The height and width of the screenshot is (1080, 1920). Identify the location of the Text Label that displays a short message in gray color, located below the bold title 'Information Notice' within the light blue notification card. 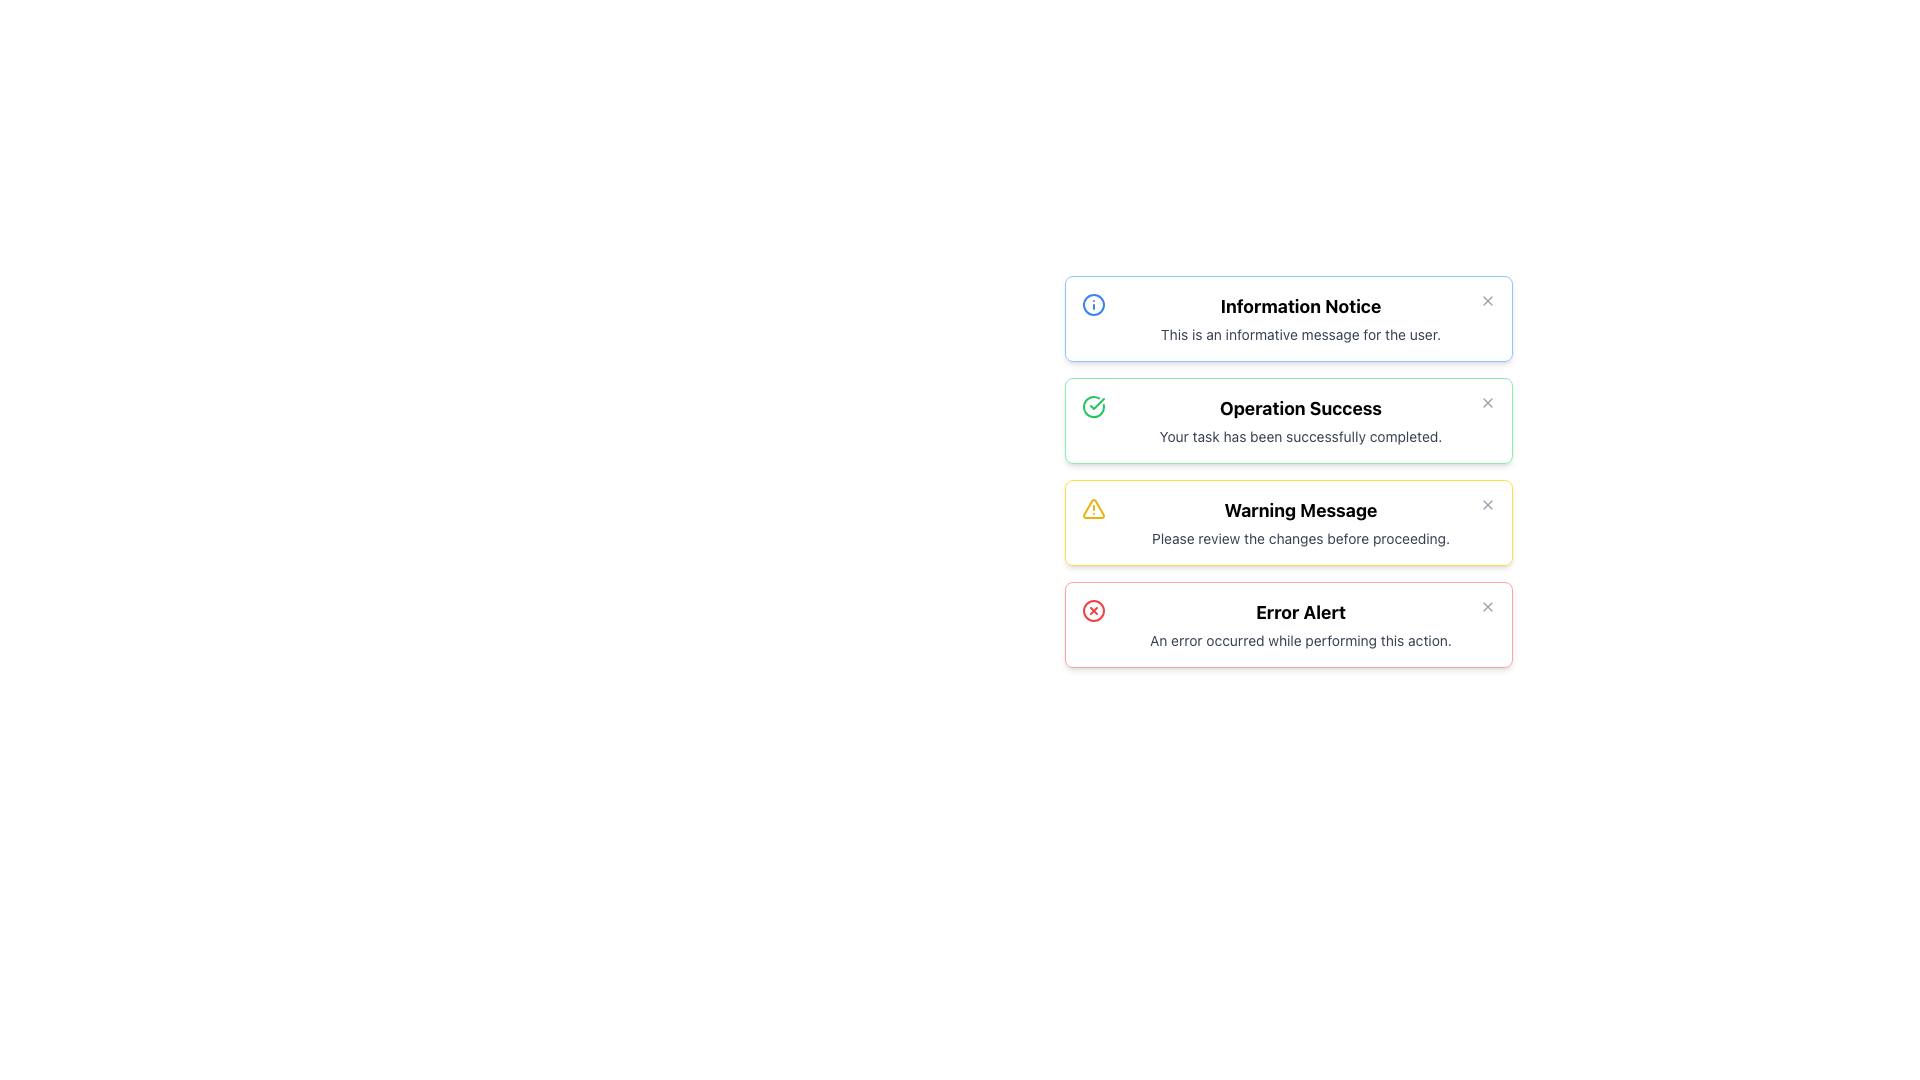
(1300, 334).